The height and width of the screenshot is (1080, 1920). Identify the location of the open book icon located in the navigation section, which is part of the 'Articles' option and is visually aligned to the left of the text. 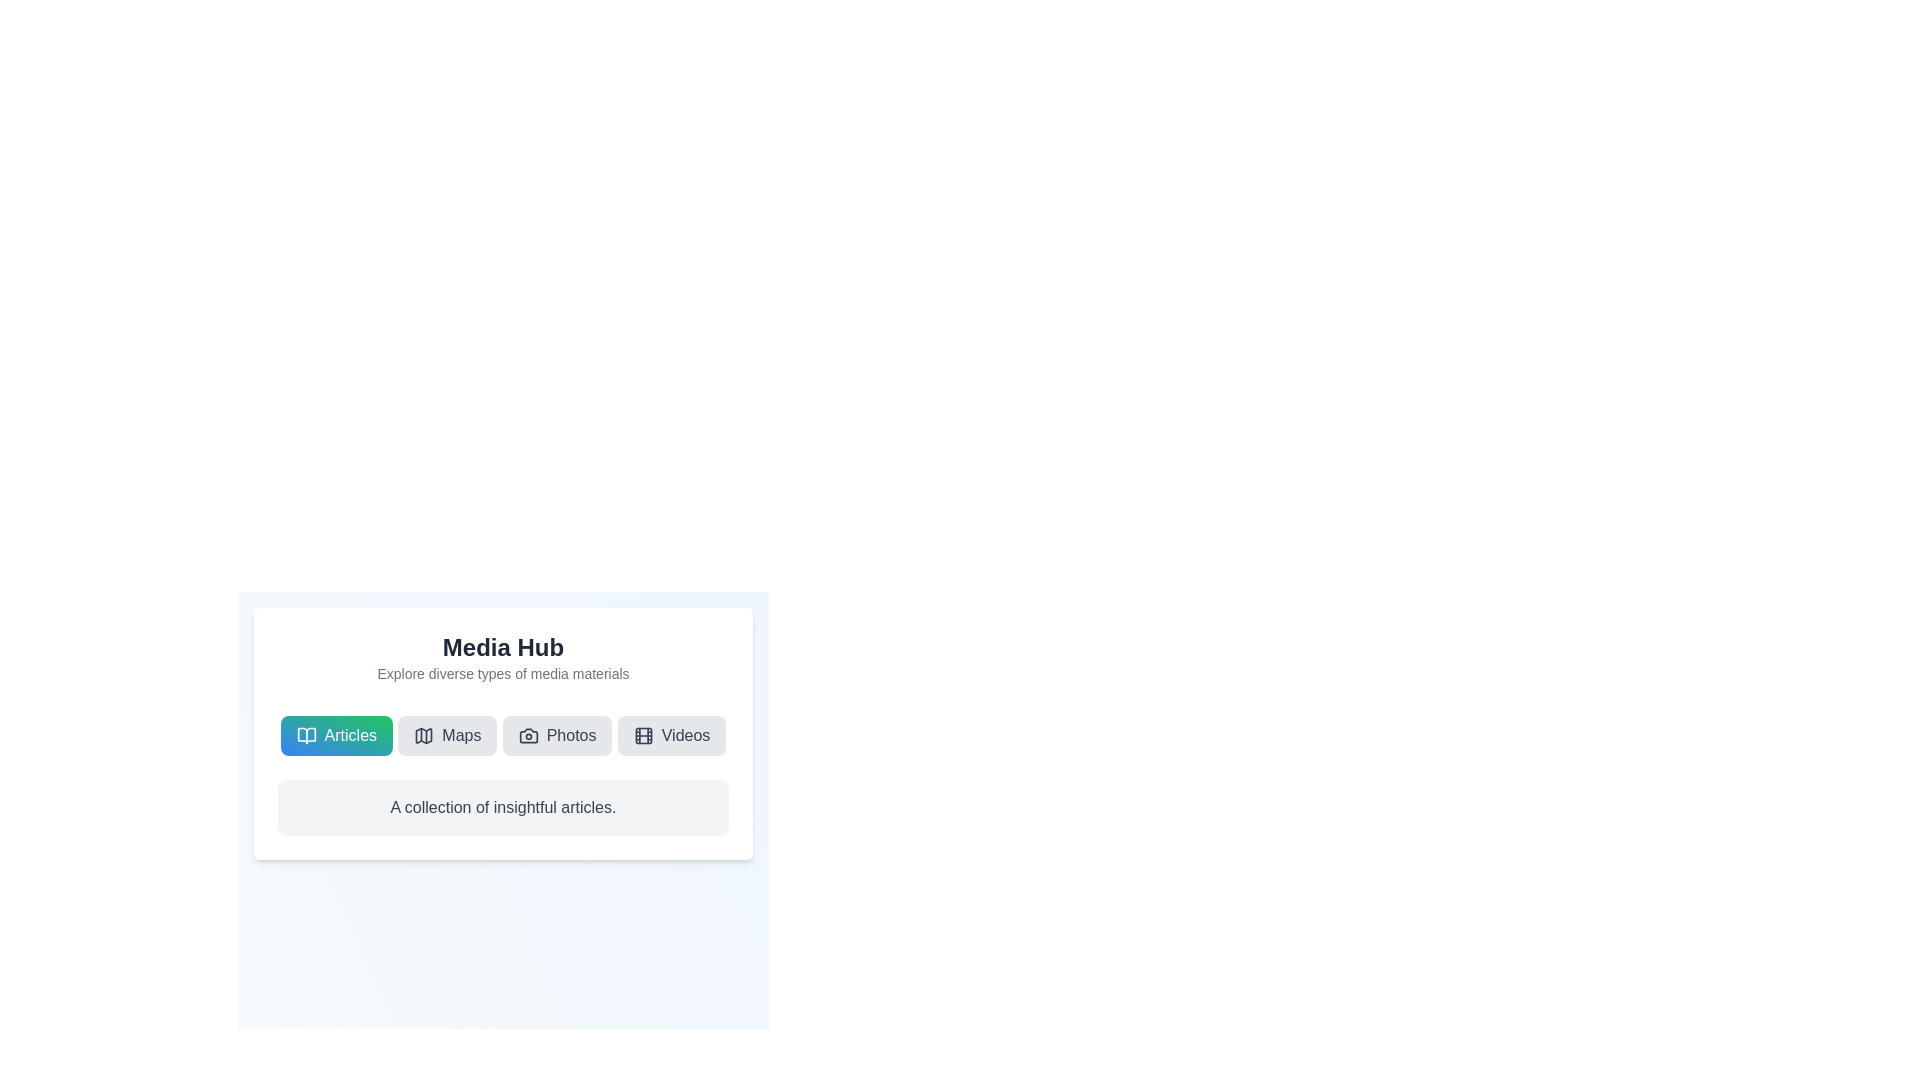
(305, 736).